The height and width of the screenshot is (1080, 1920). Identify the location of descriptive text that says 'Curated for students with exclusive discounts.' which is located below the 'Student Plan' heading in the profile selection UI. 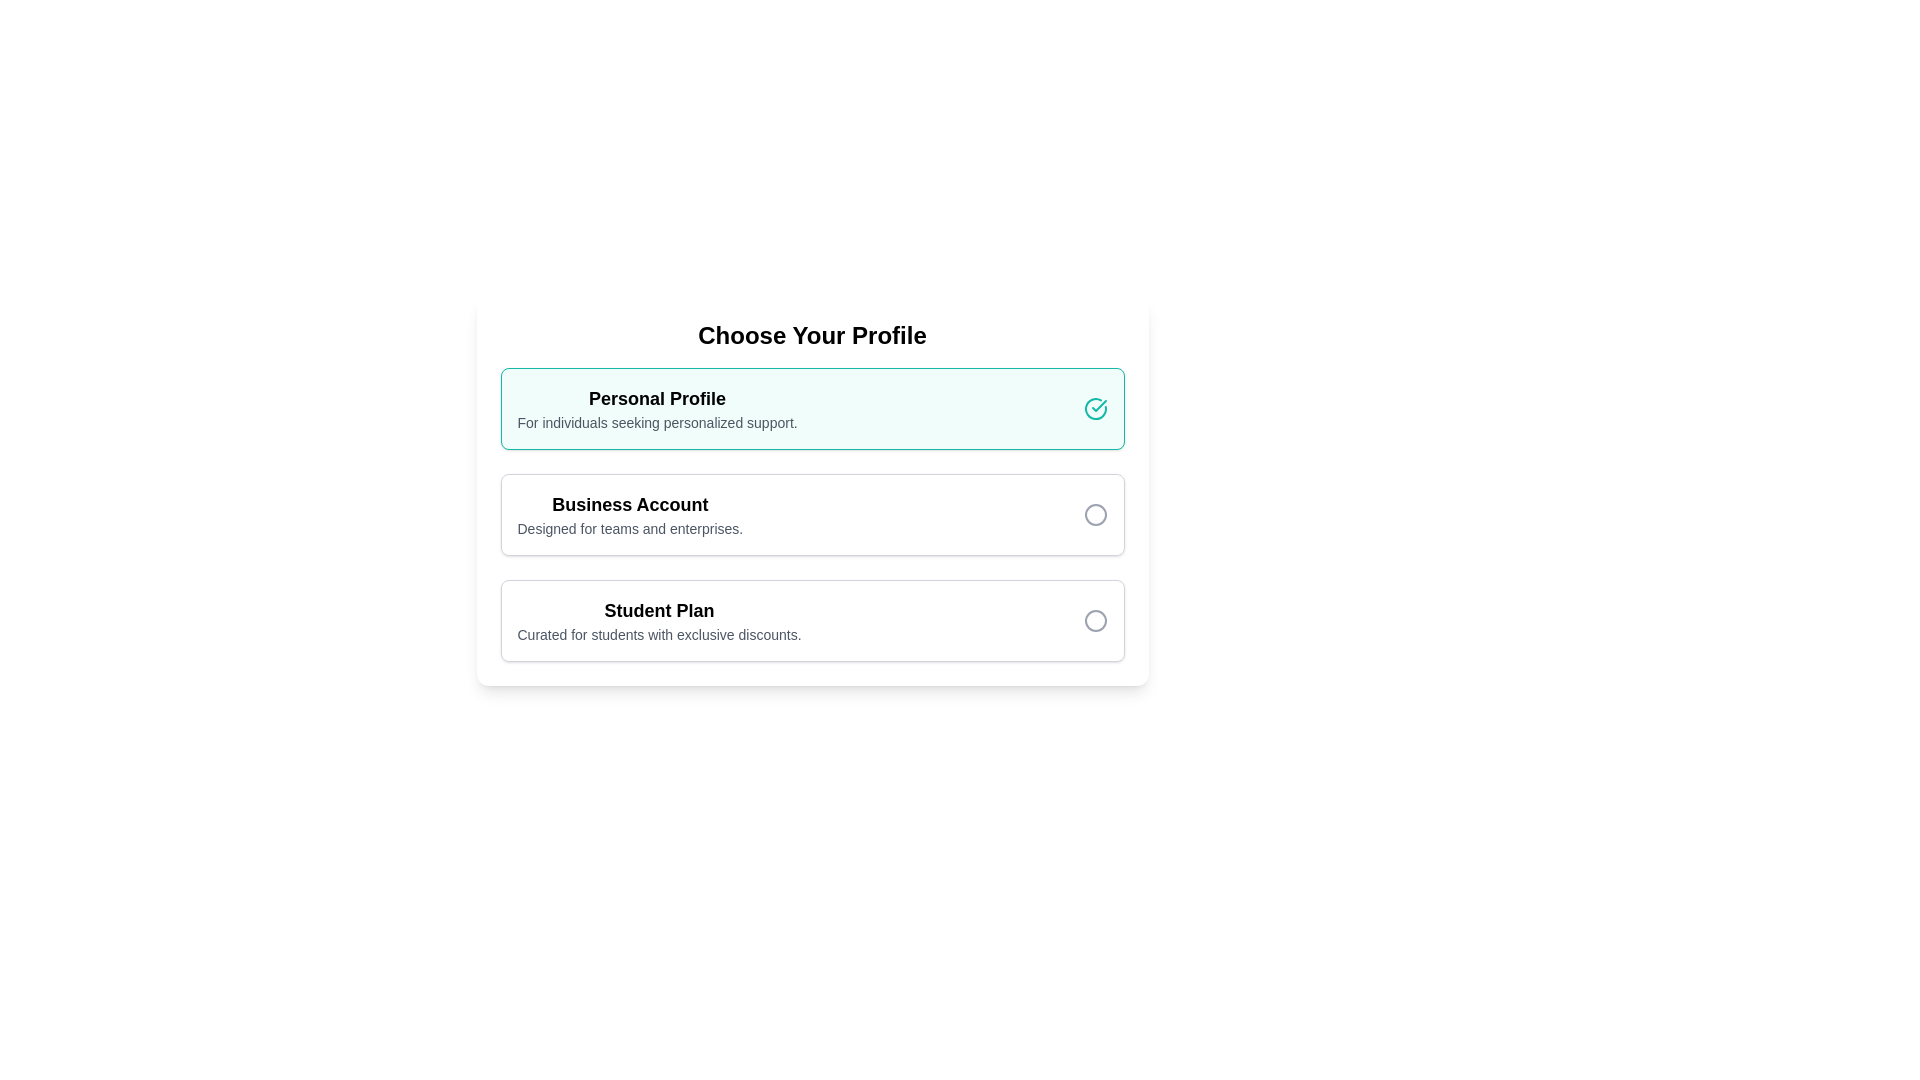
(659, 635).